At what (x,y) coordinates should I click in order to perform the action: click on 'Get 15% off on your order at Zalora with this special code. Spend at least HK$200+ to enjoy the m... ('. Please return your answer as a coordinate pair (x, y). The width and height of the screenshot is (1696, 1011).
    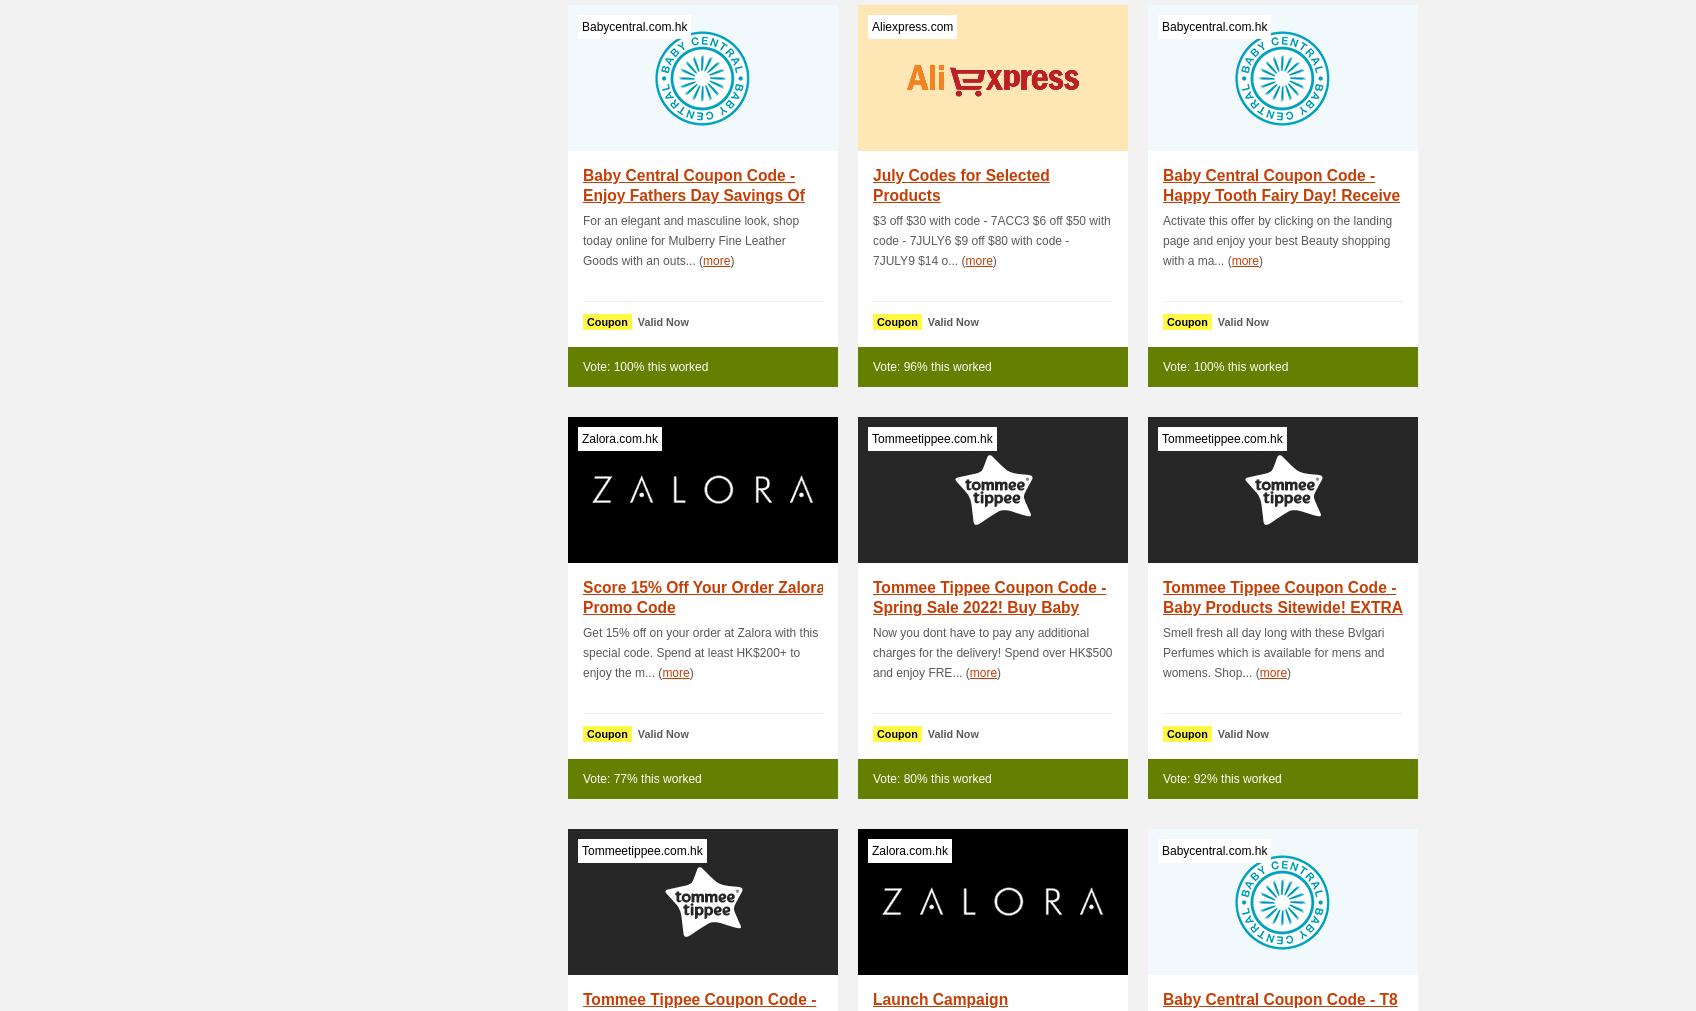
    Looking at the image, I should click on (699, 653).